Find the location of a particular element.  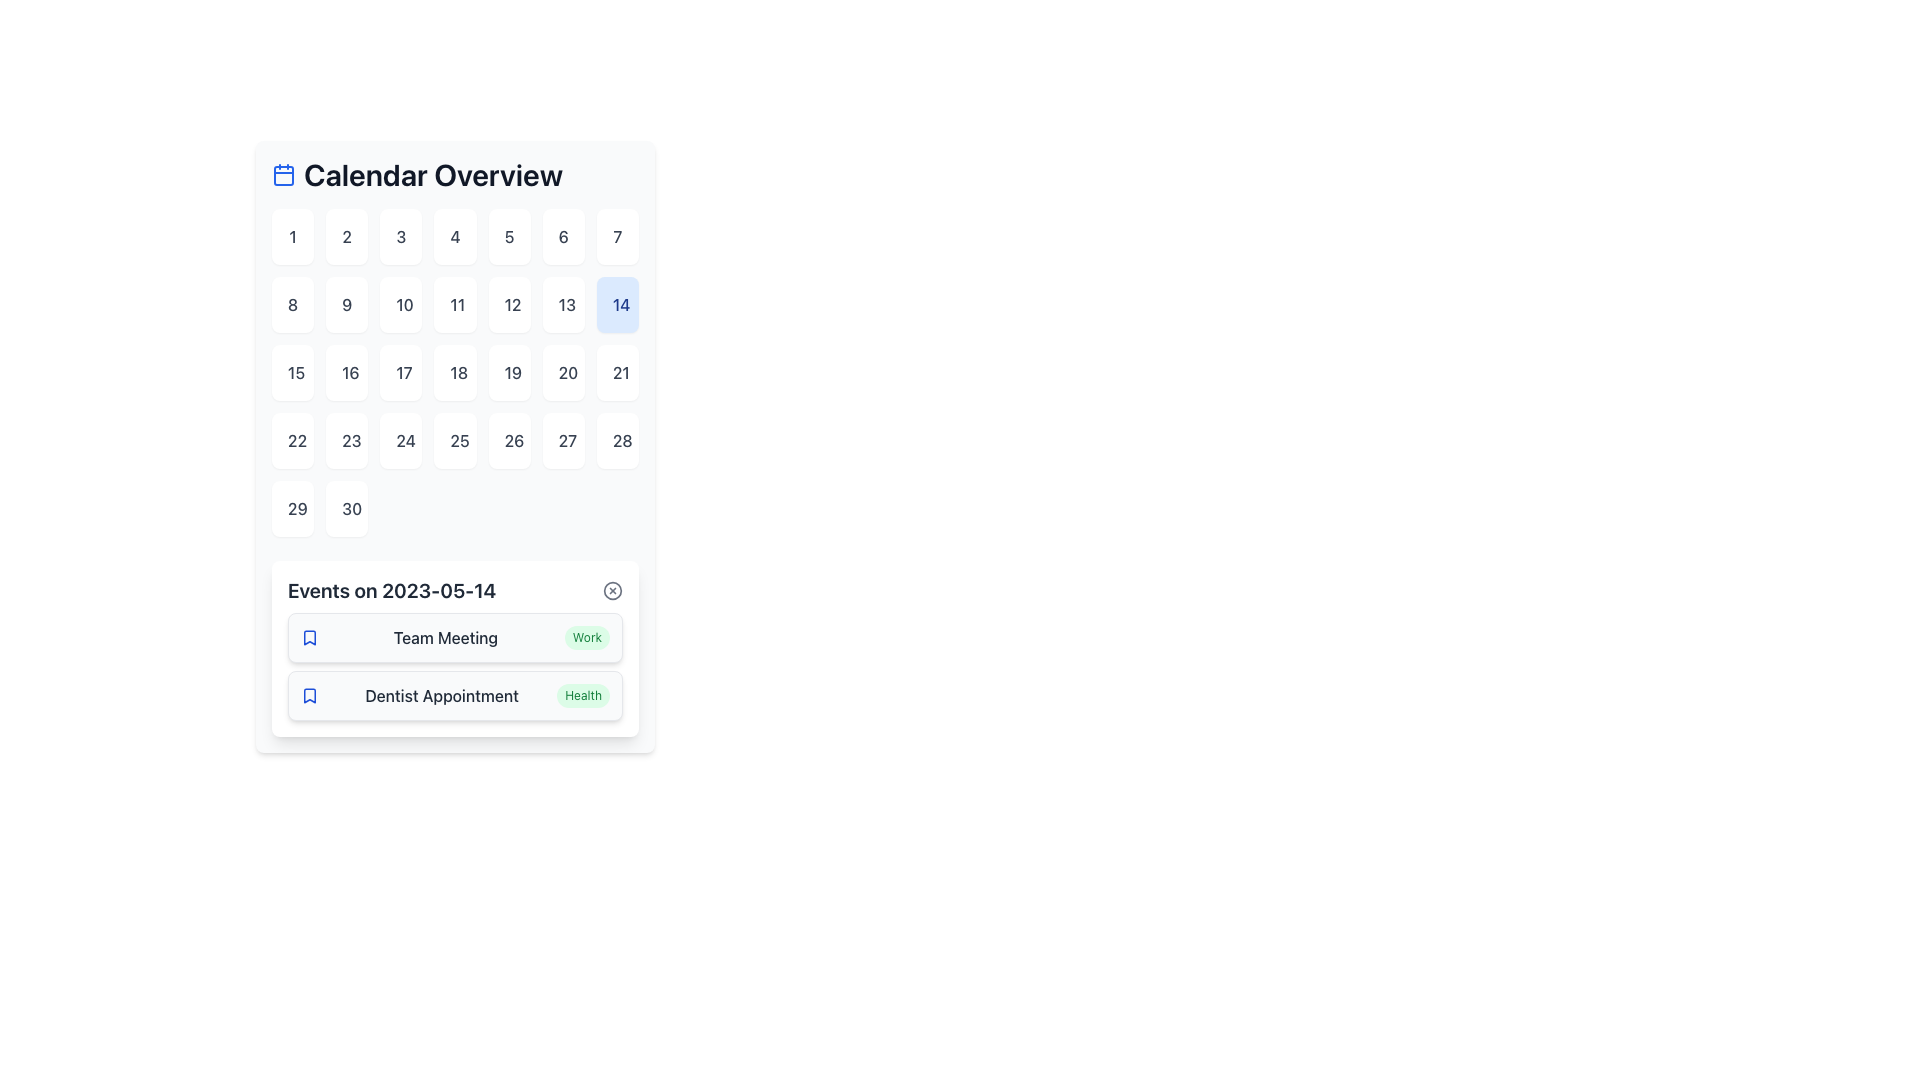

the 'Calendar Overview' text label, which is a bold, large sans-serif font positioned at the top of the header section next to a blue calendar icon is located at coordinates (432, 173).